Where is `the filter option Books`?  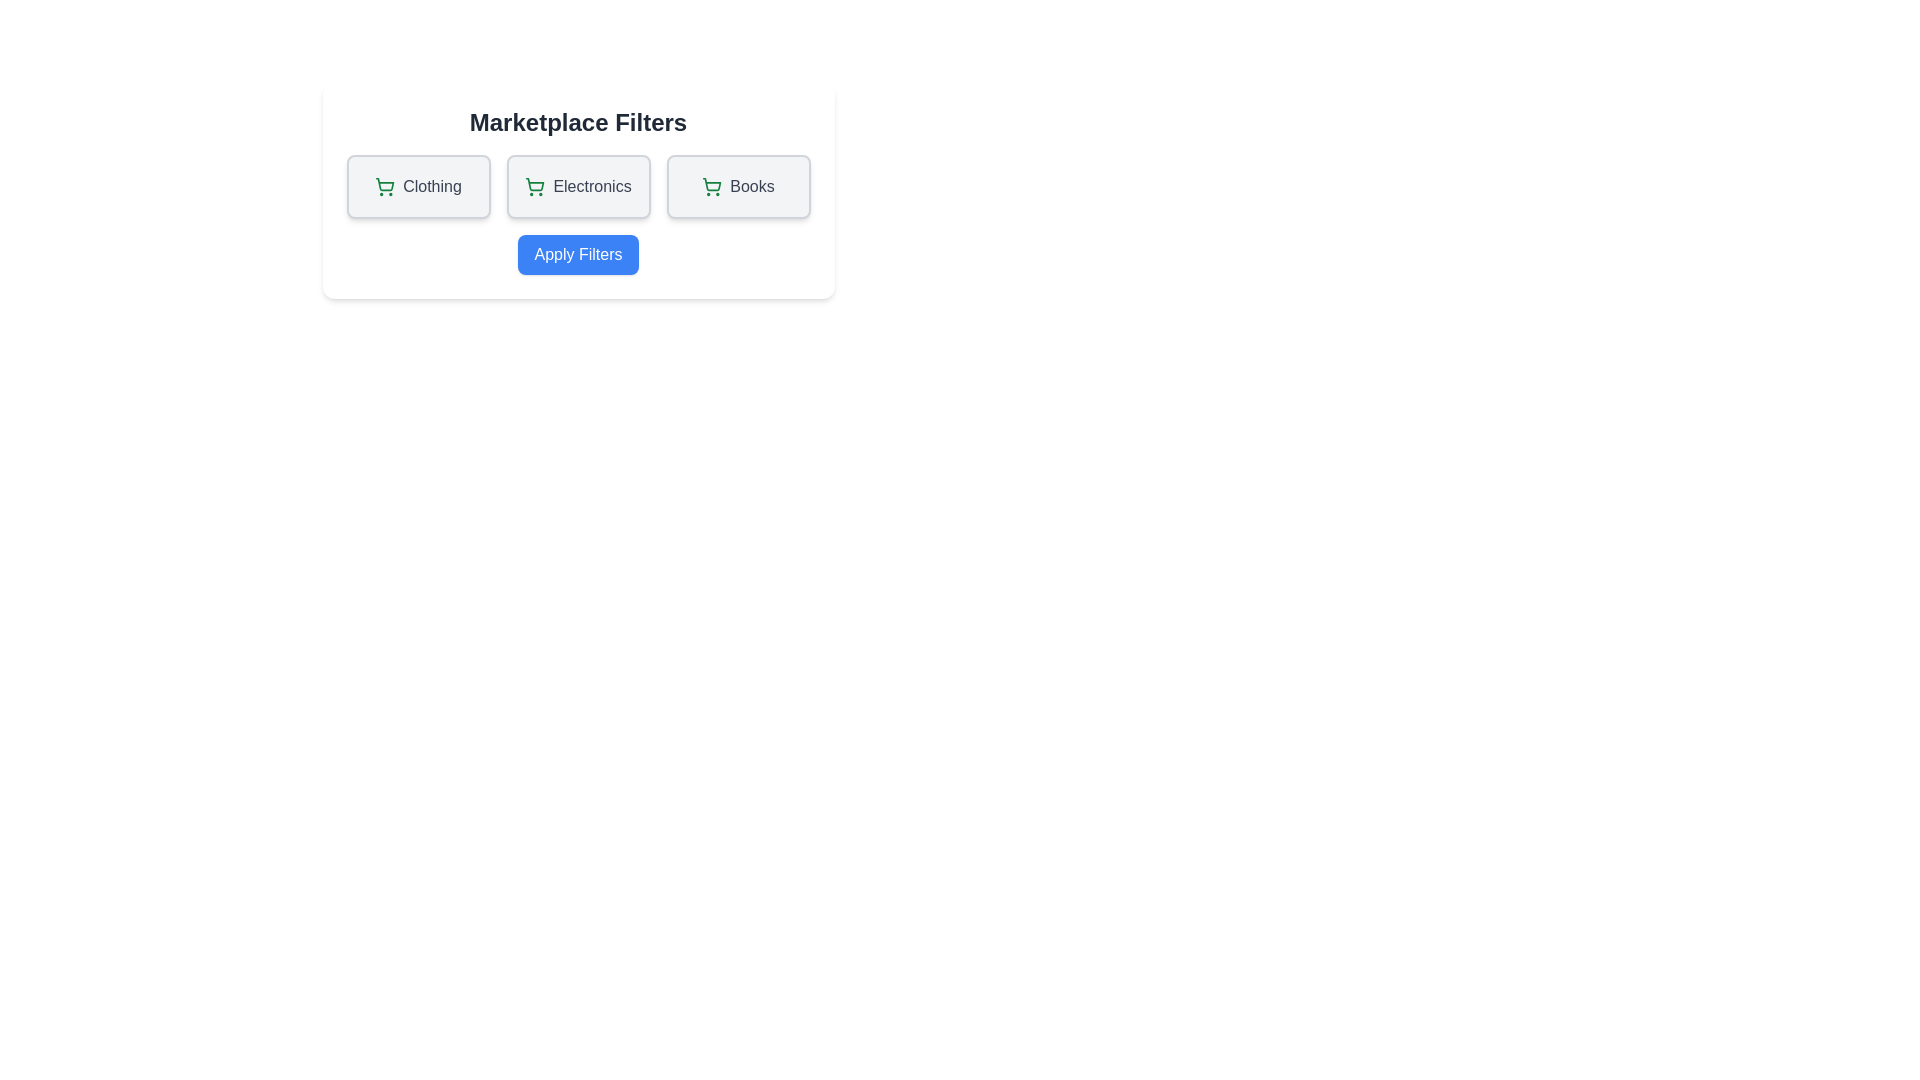 the filter option Books is located at coordinates (737, 186).